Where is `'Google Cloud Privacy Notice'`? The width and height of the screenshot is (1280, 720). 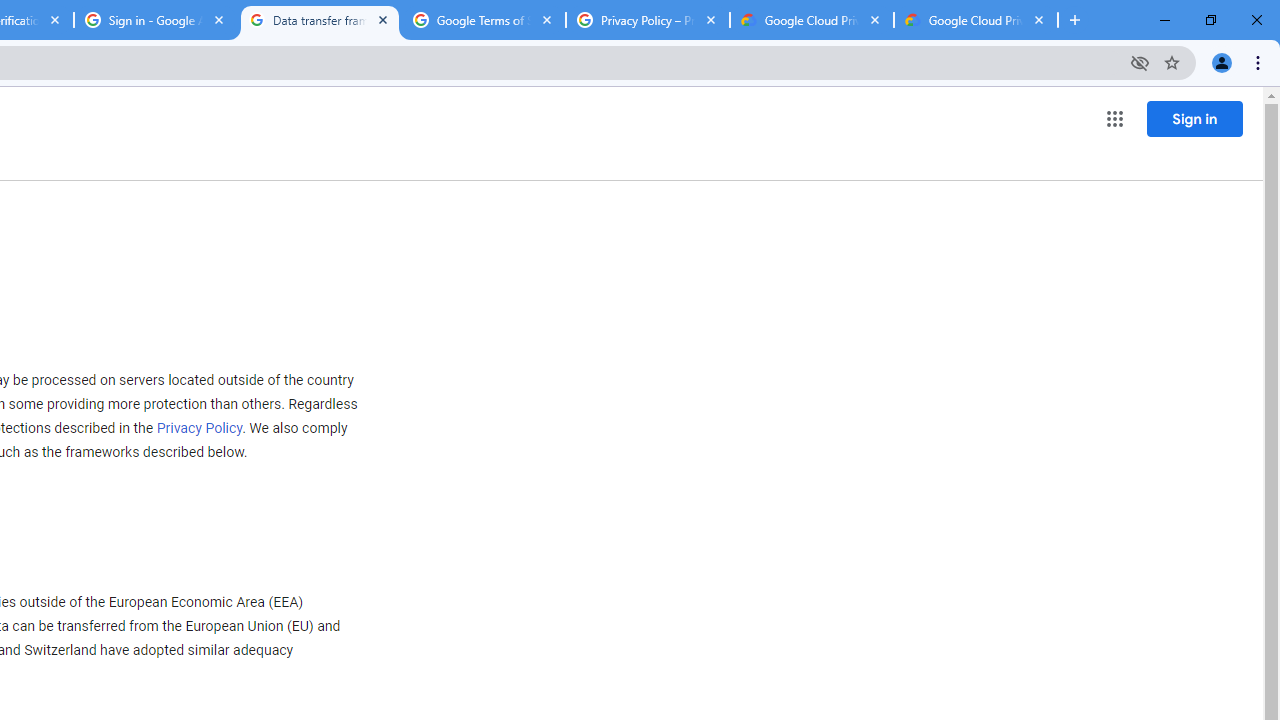
'Google Cloud Privacy Notice' is located at coordinates (811, 20).